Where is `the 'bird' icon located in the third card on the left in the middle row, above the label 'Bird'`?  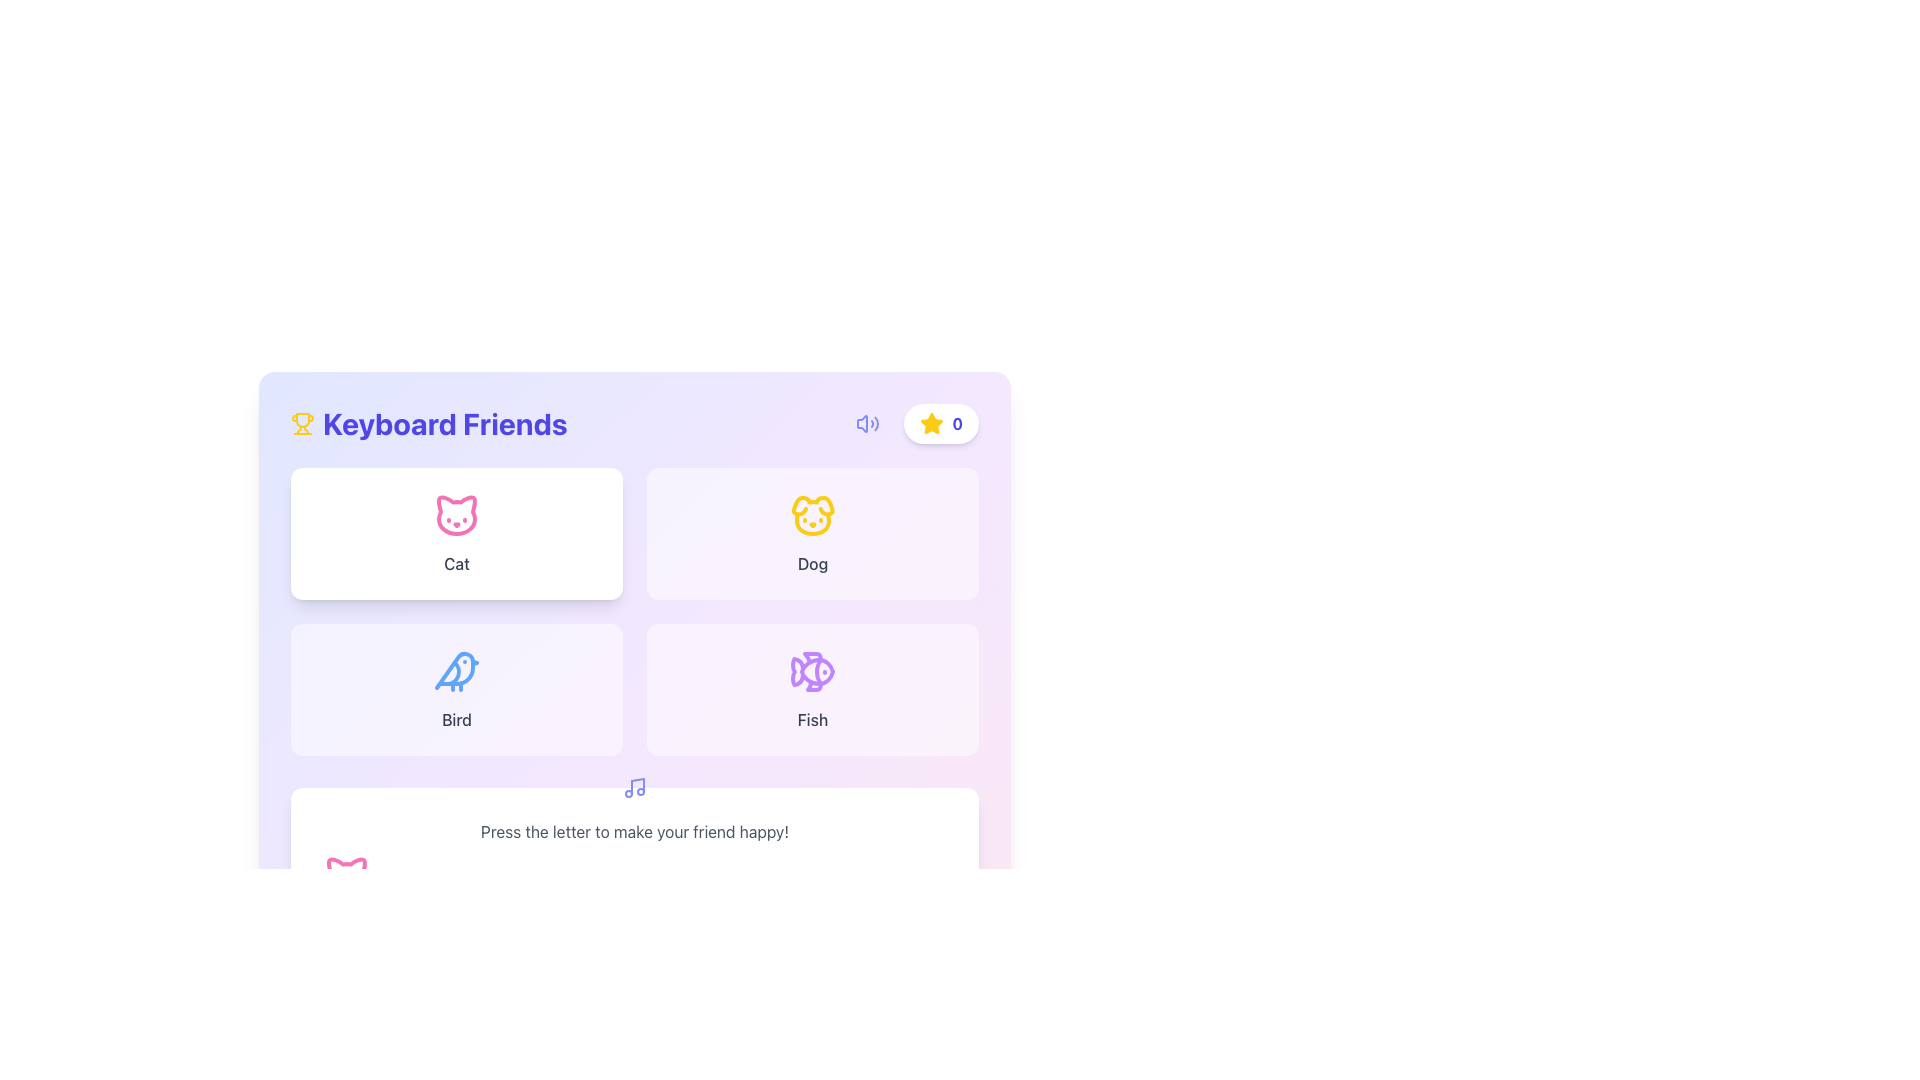 the 'bird' icon located in the third card on the left in the middle row, above the label 'Bird' is located at coordinates (455, 671).